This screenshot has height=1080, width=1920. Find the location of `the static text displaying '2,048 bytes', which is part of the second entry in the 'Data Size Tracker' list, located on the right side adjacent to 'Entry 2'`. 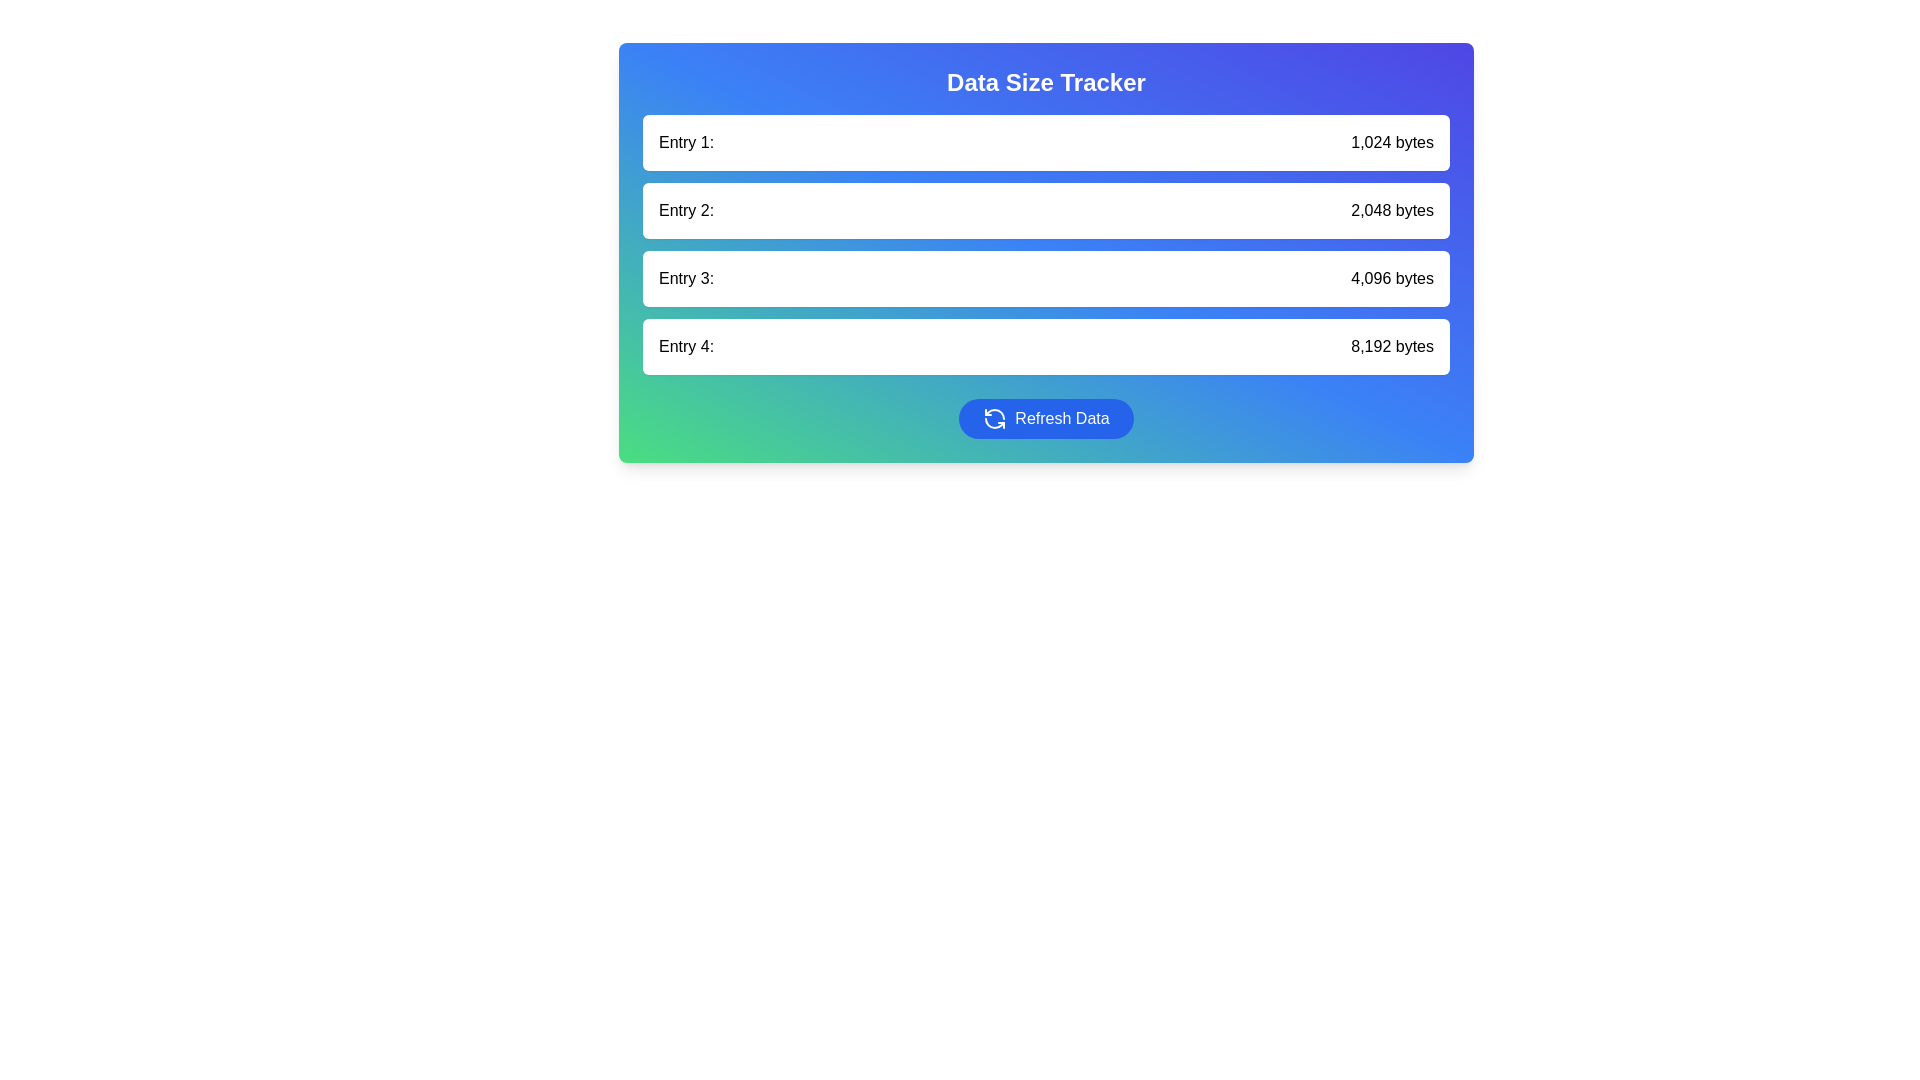

the static text displaying '2,048 bytes', which is part of the second entry in the 'Data Size Tracker' list, located on the right side adjacent to 'Entry 2' is located at coordinates (1391, 211).